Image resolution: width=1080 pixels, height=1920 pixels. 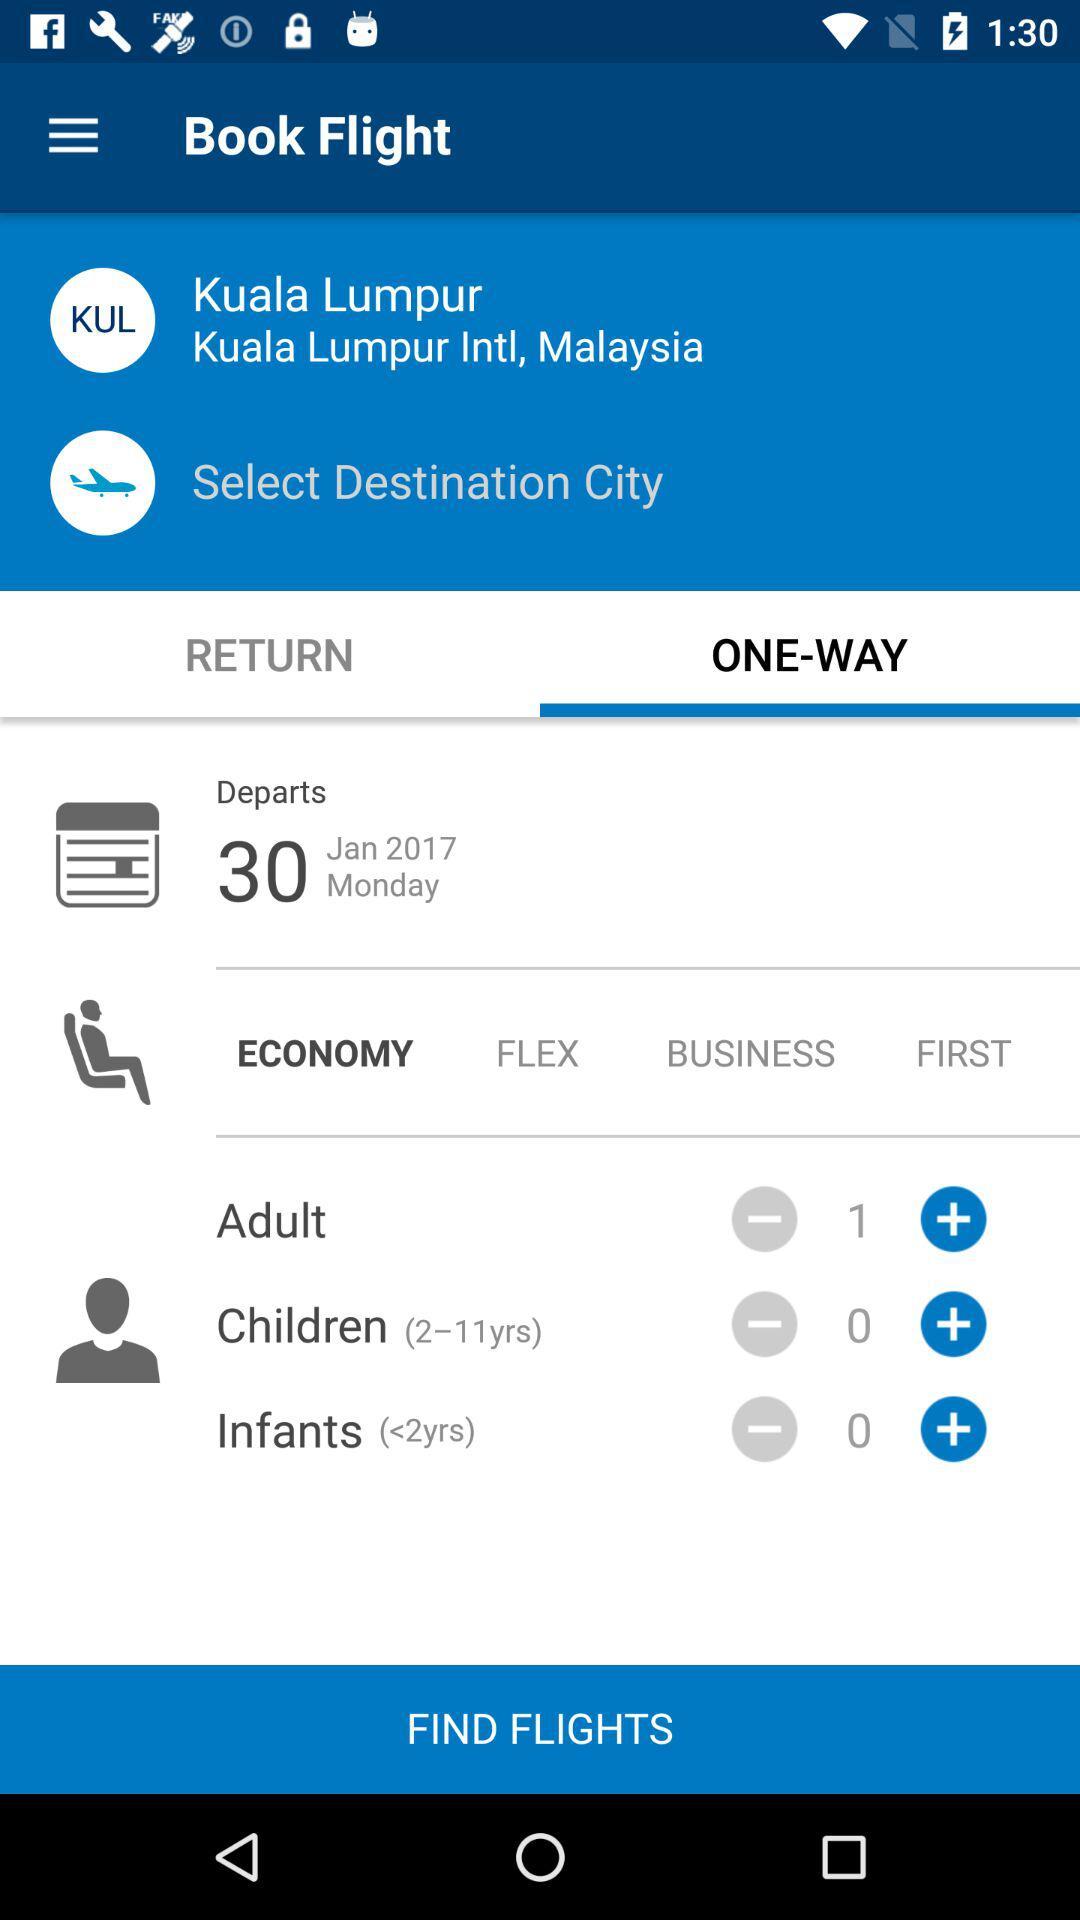 What do you see at coordinates (537, 1051) in the screenshot?
I see `item next to the business icon` at bounding box center [537, 1051].